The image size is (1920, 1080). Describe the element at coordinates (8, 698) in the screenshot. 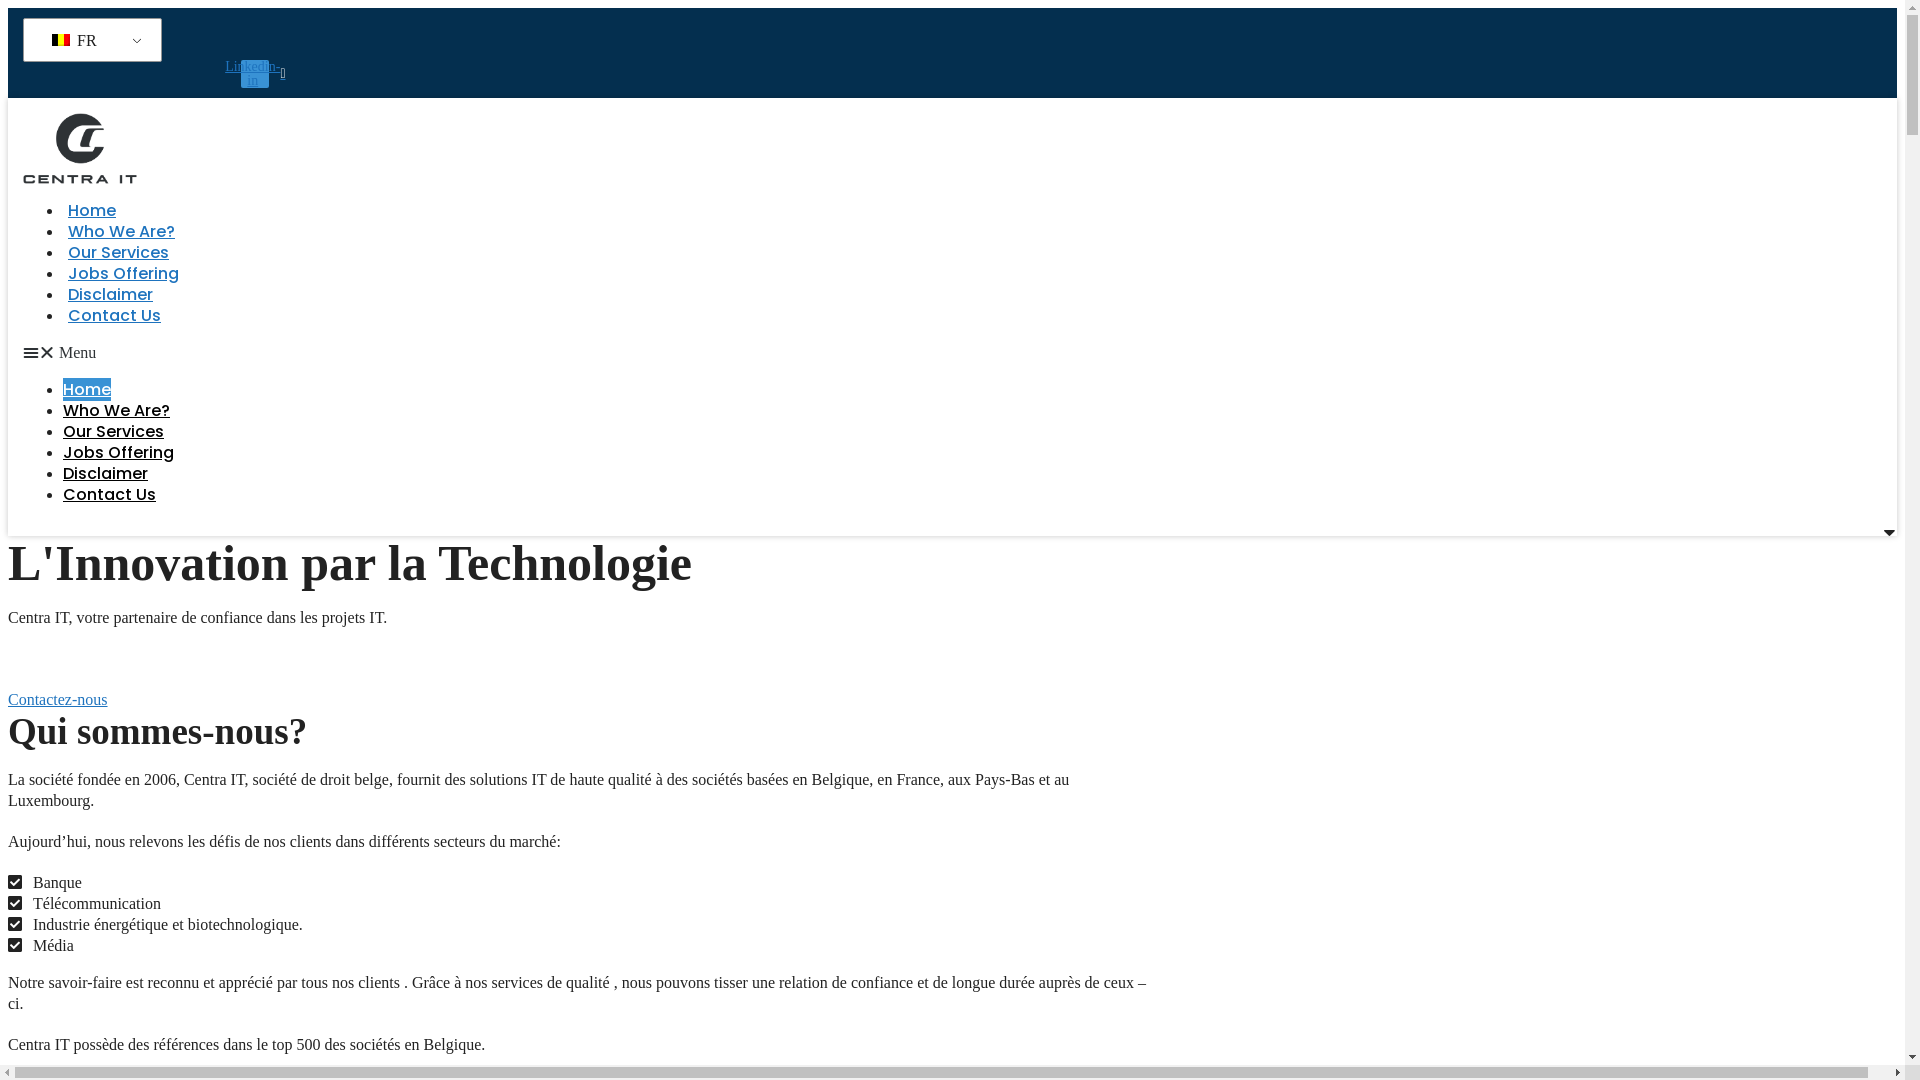

I see `'Contactez-nous'` at that location.